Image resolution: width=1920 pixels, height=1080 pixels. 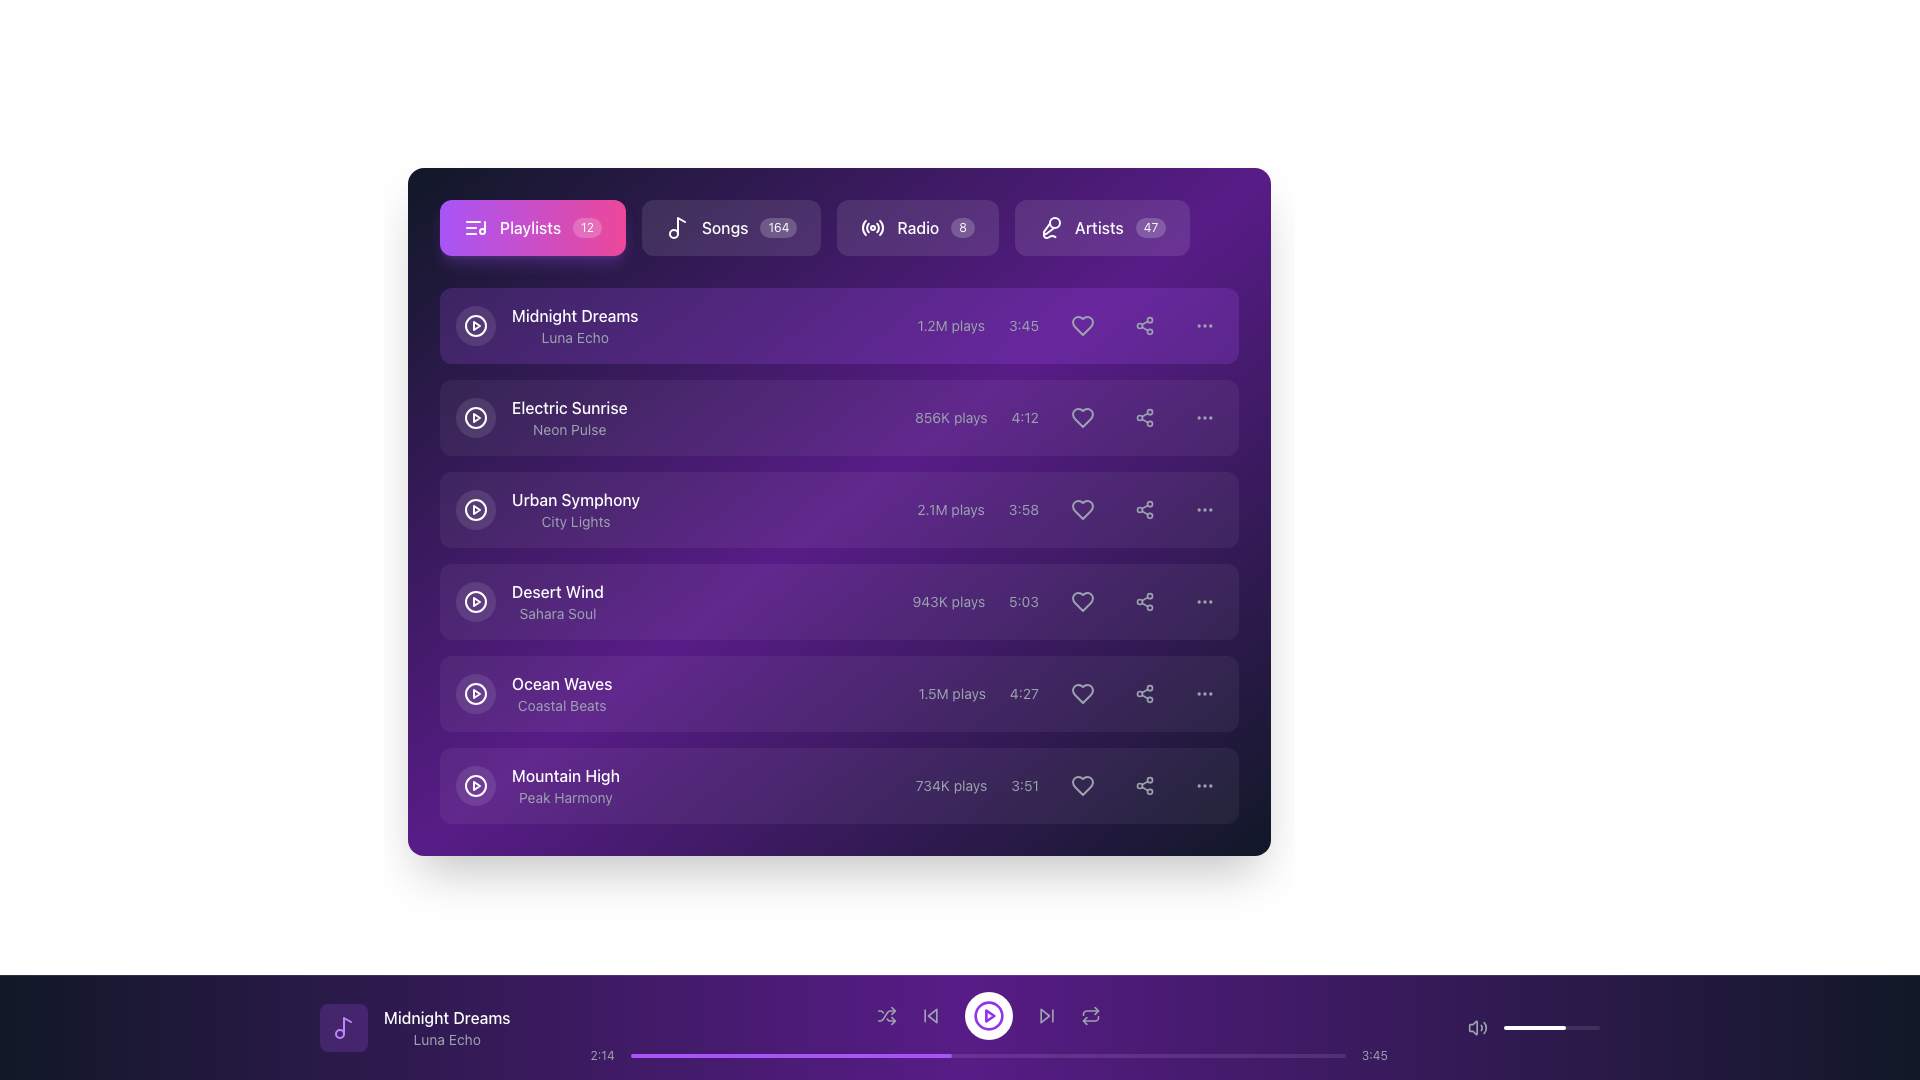 I want to click on the text label that reads 'Mountain High' and 'Peak Harmony' located in the fifth row of a list layout, so click(x=565, y=785).